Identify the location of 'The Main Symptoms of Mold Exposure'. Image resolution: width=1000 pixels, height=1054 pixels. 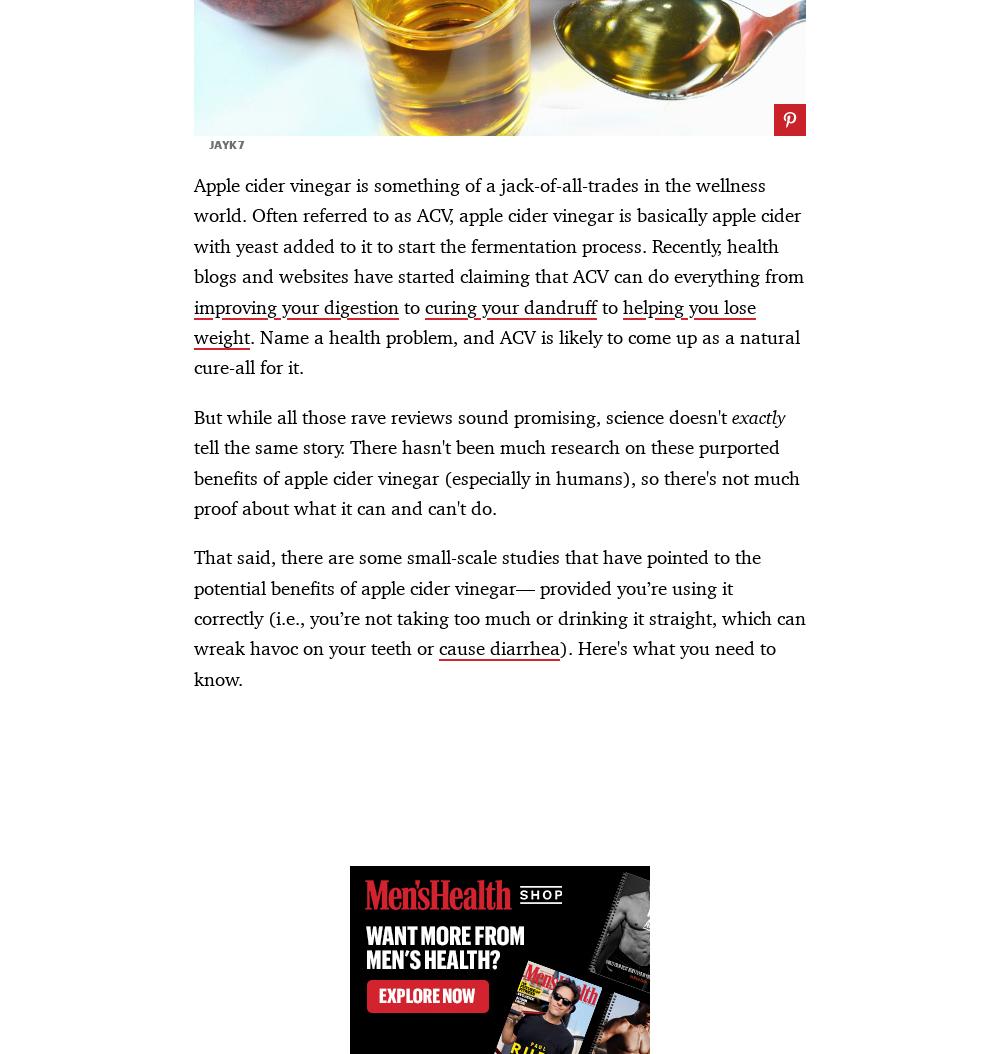
(162, 163).